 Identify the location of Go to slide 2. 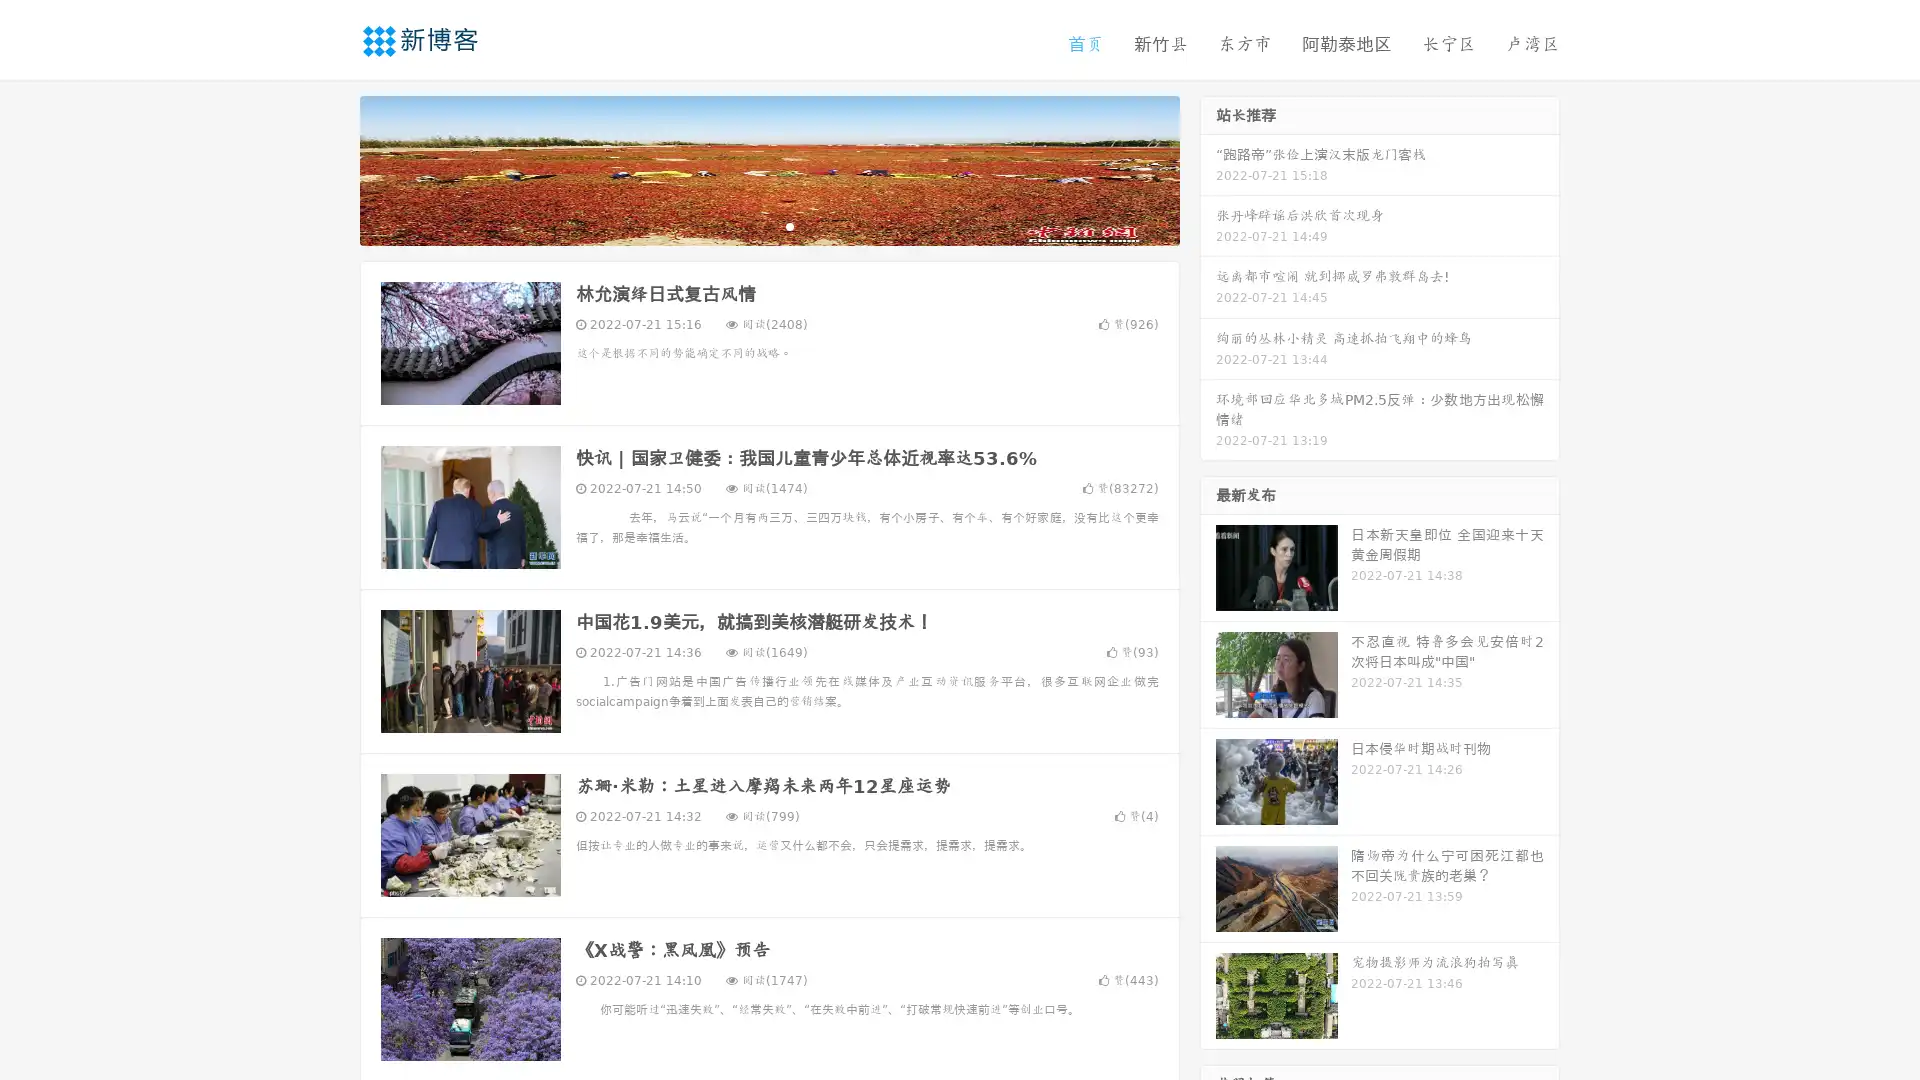
(768, 225).